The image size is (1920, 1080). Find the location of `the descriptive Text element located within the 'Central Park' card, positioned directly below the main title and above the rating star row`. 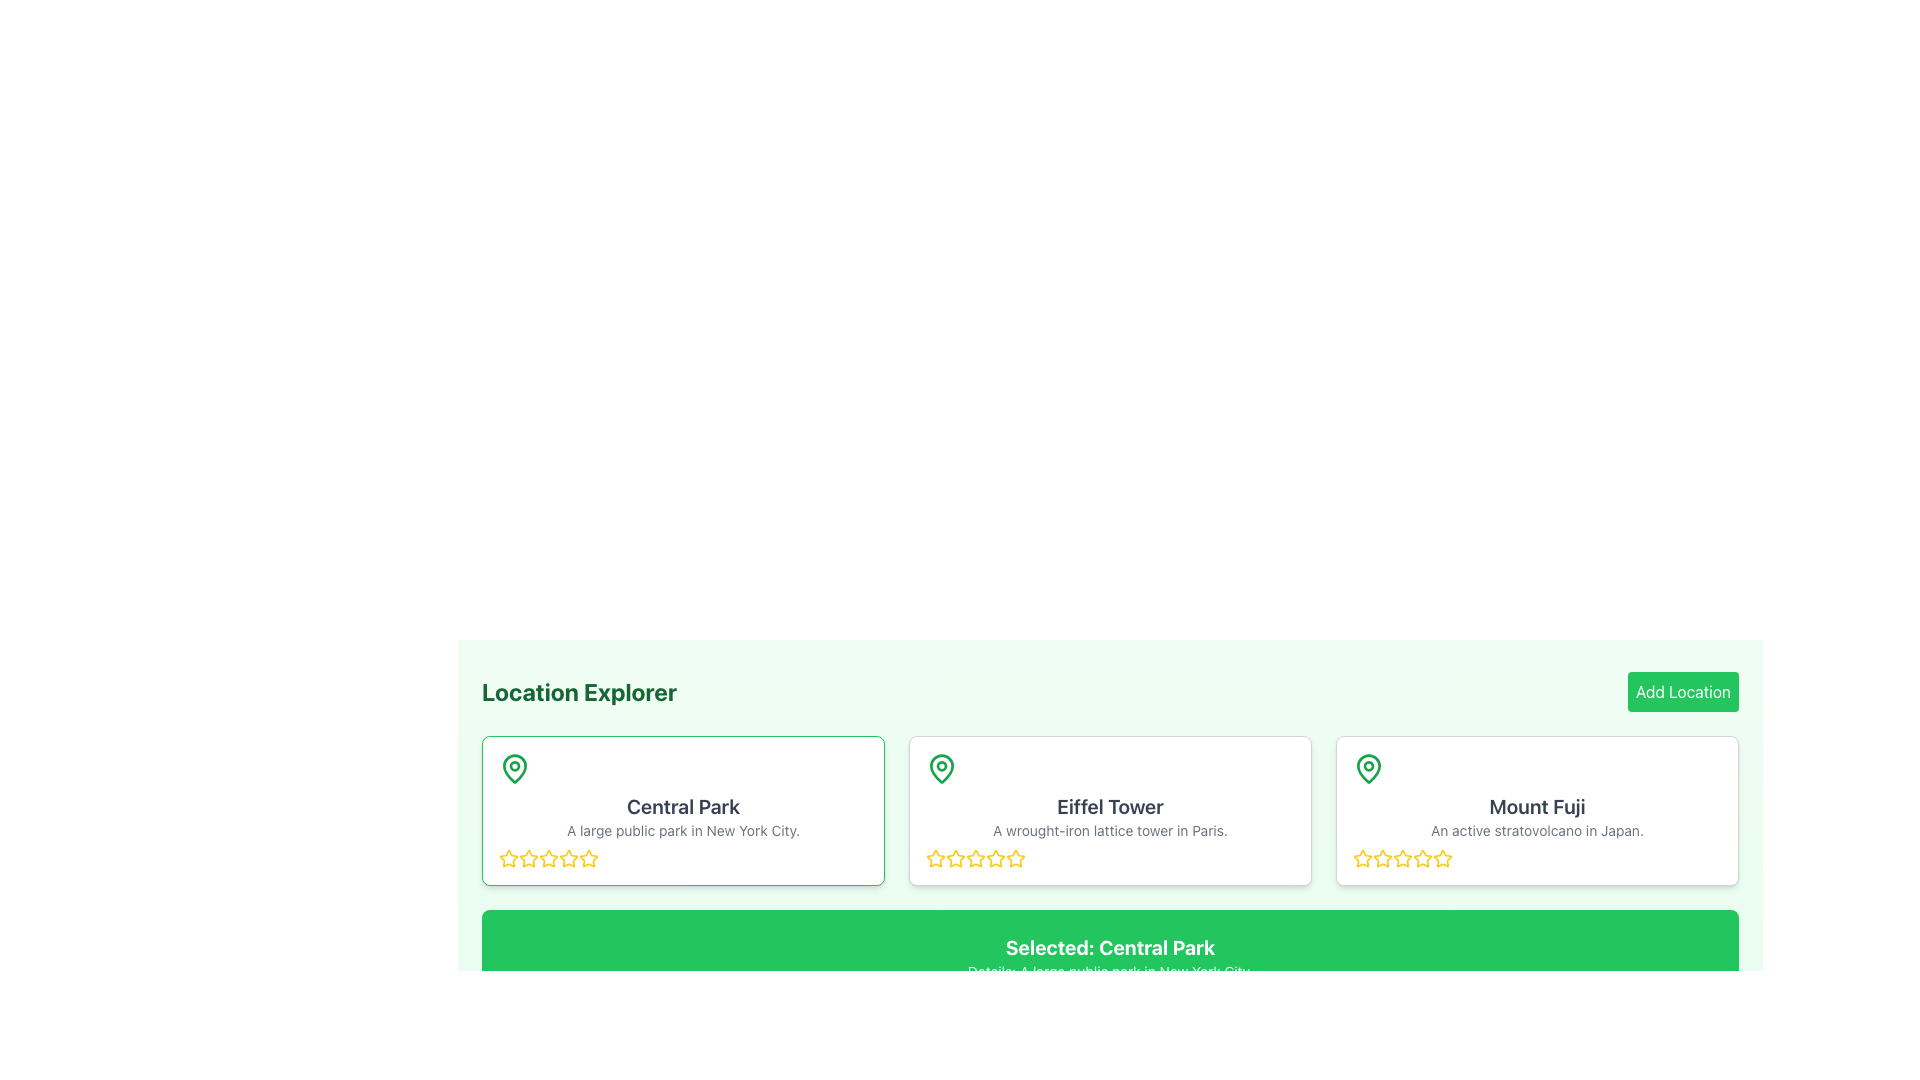

the descriptive Text element located within the 'Central Park' card, positioned directly below the main title and above the rating star row is located at coordinates (683, 830).